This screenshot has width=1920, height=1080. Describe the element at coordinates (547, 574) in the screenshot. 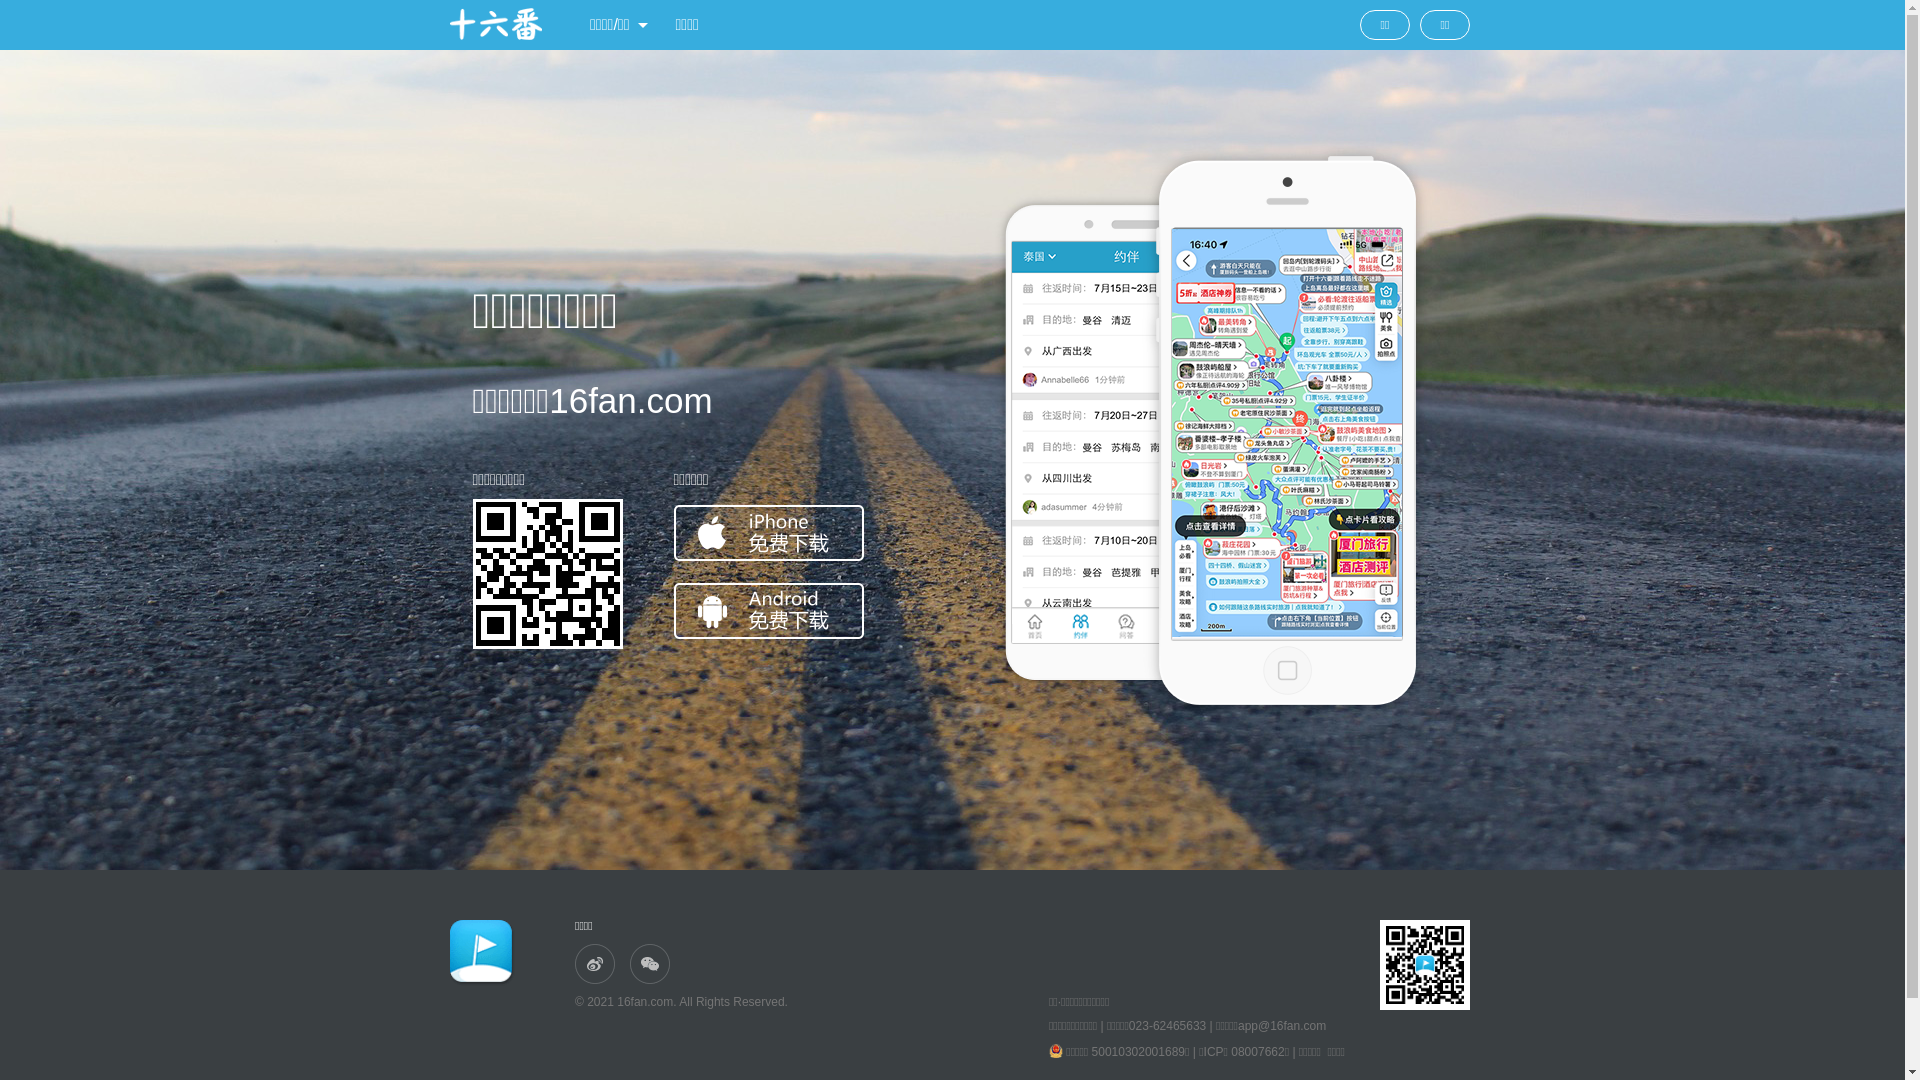

I see `'http://www.16fan.com/'` at that location.